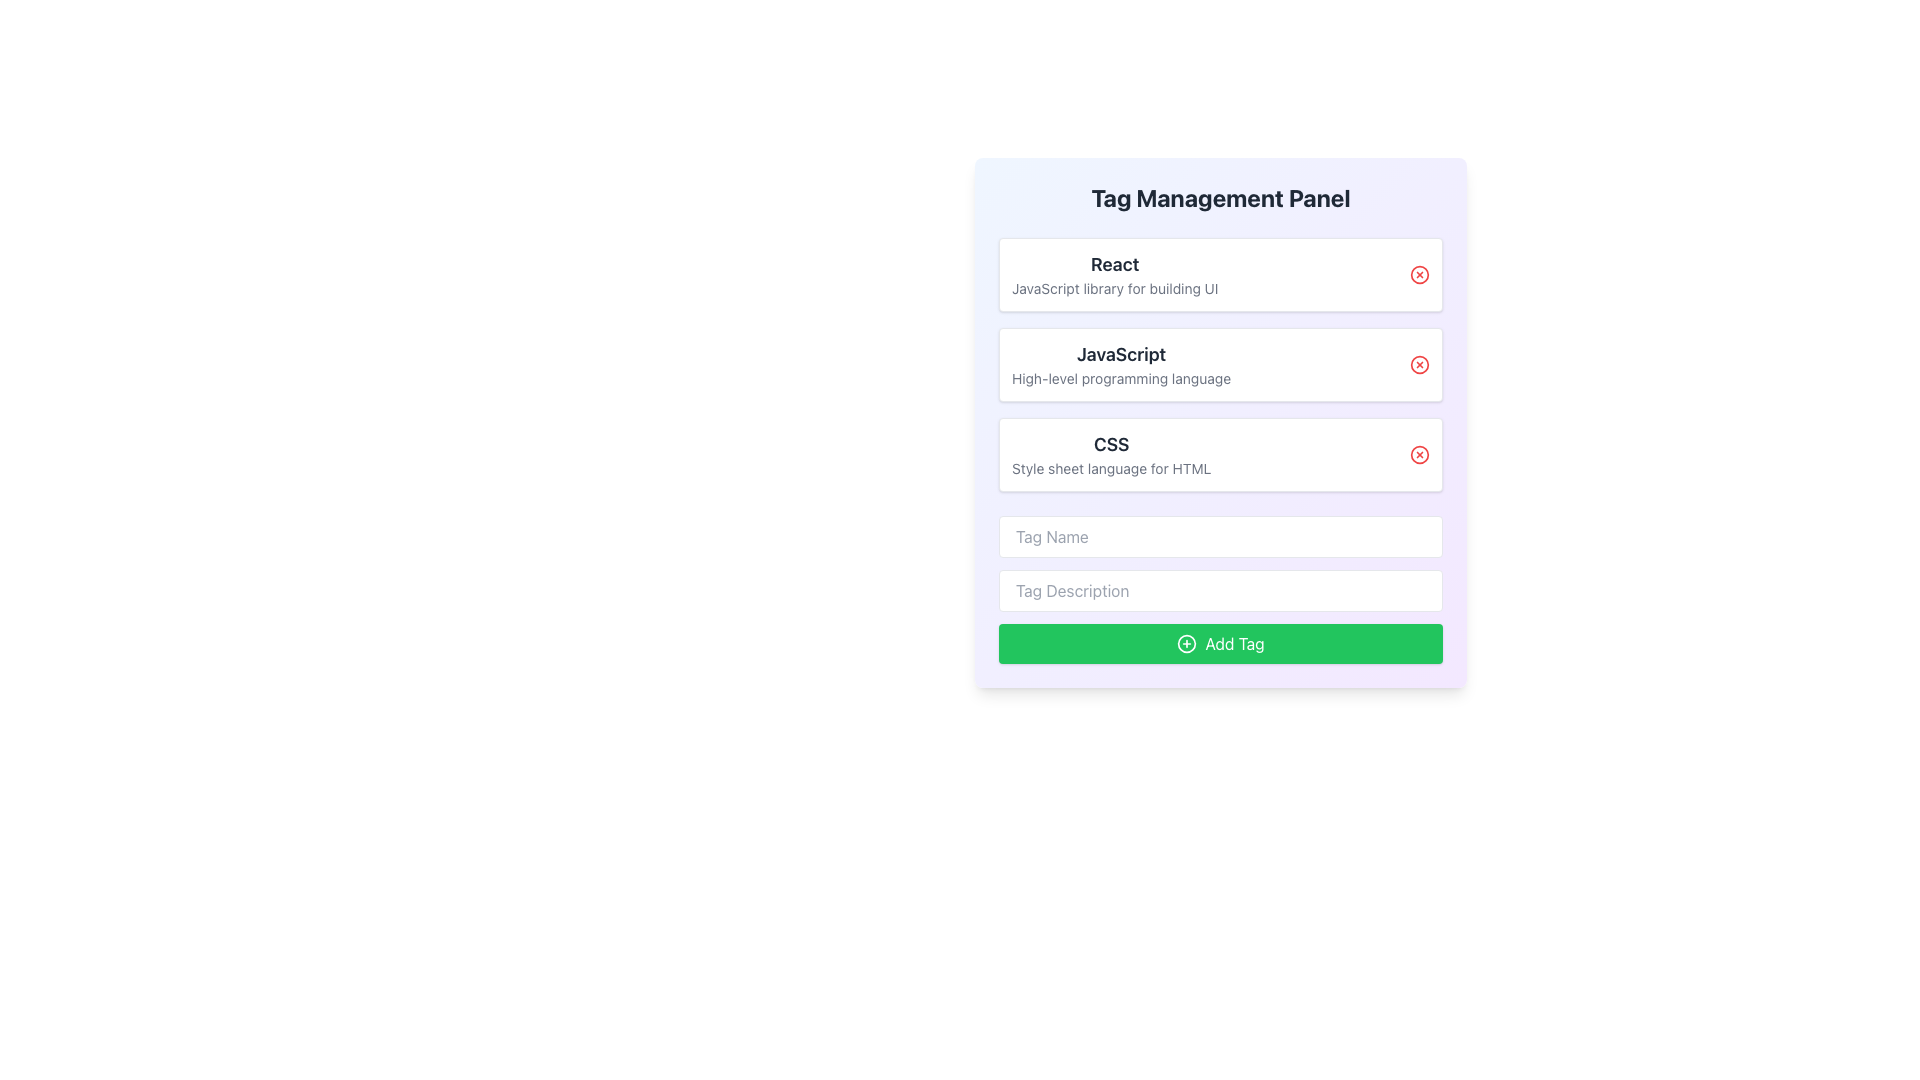  What do you see at coordinates (1121, 353) in the screenshot?
I see `the text label displaying 'JavaScript' which is bold, larger, and centrally placed above the description text 'High-level programming language'` at bounding box center [1121, 353].